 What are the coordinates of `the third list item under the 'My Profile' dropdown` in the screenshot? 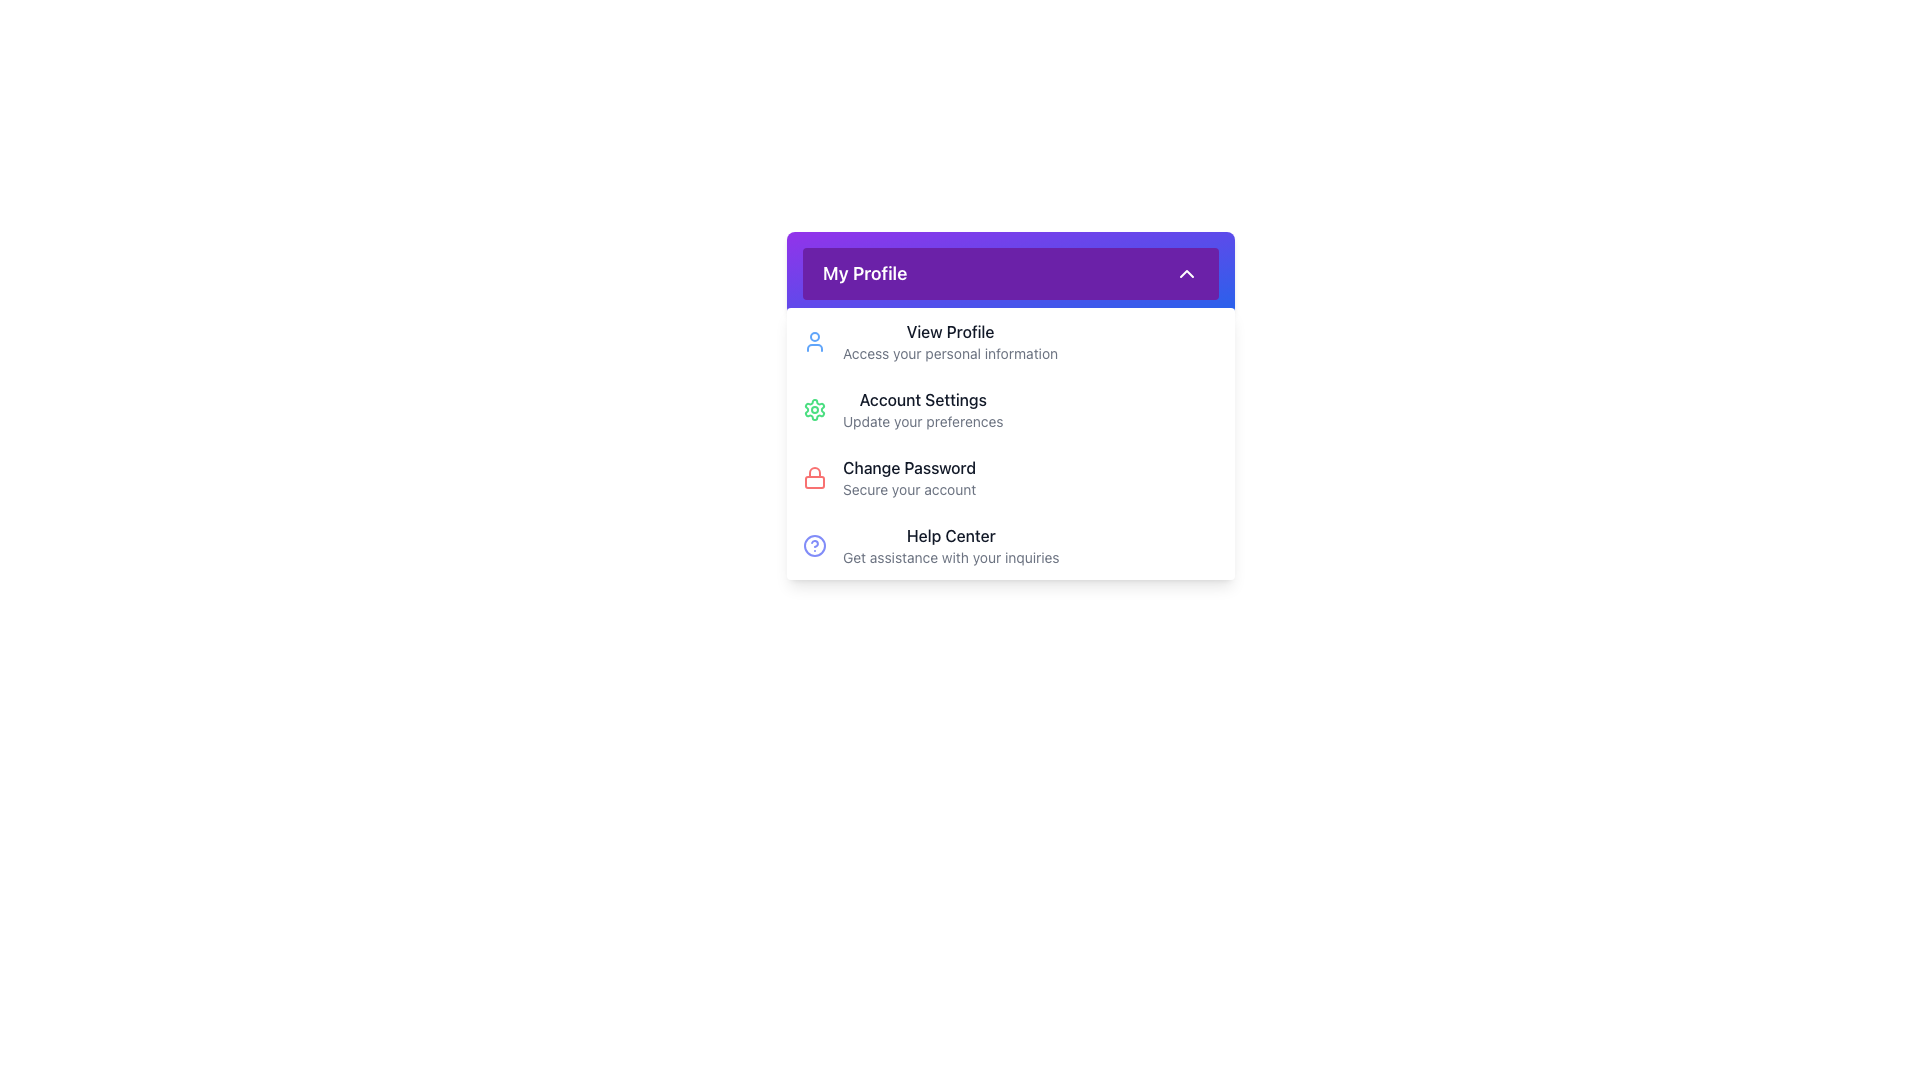 It's located at (1011, 478).